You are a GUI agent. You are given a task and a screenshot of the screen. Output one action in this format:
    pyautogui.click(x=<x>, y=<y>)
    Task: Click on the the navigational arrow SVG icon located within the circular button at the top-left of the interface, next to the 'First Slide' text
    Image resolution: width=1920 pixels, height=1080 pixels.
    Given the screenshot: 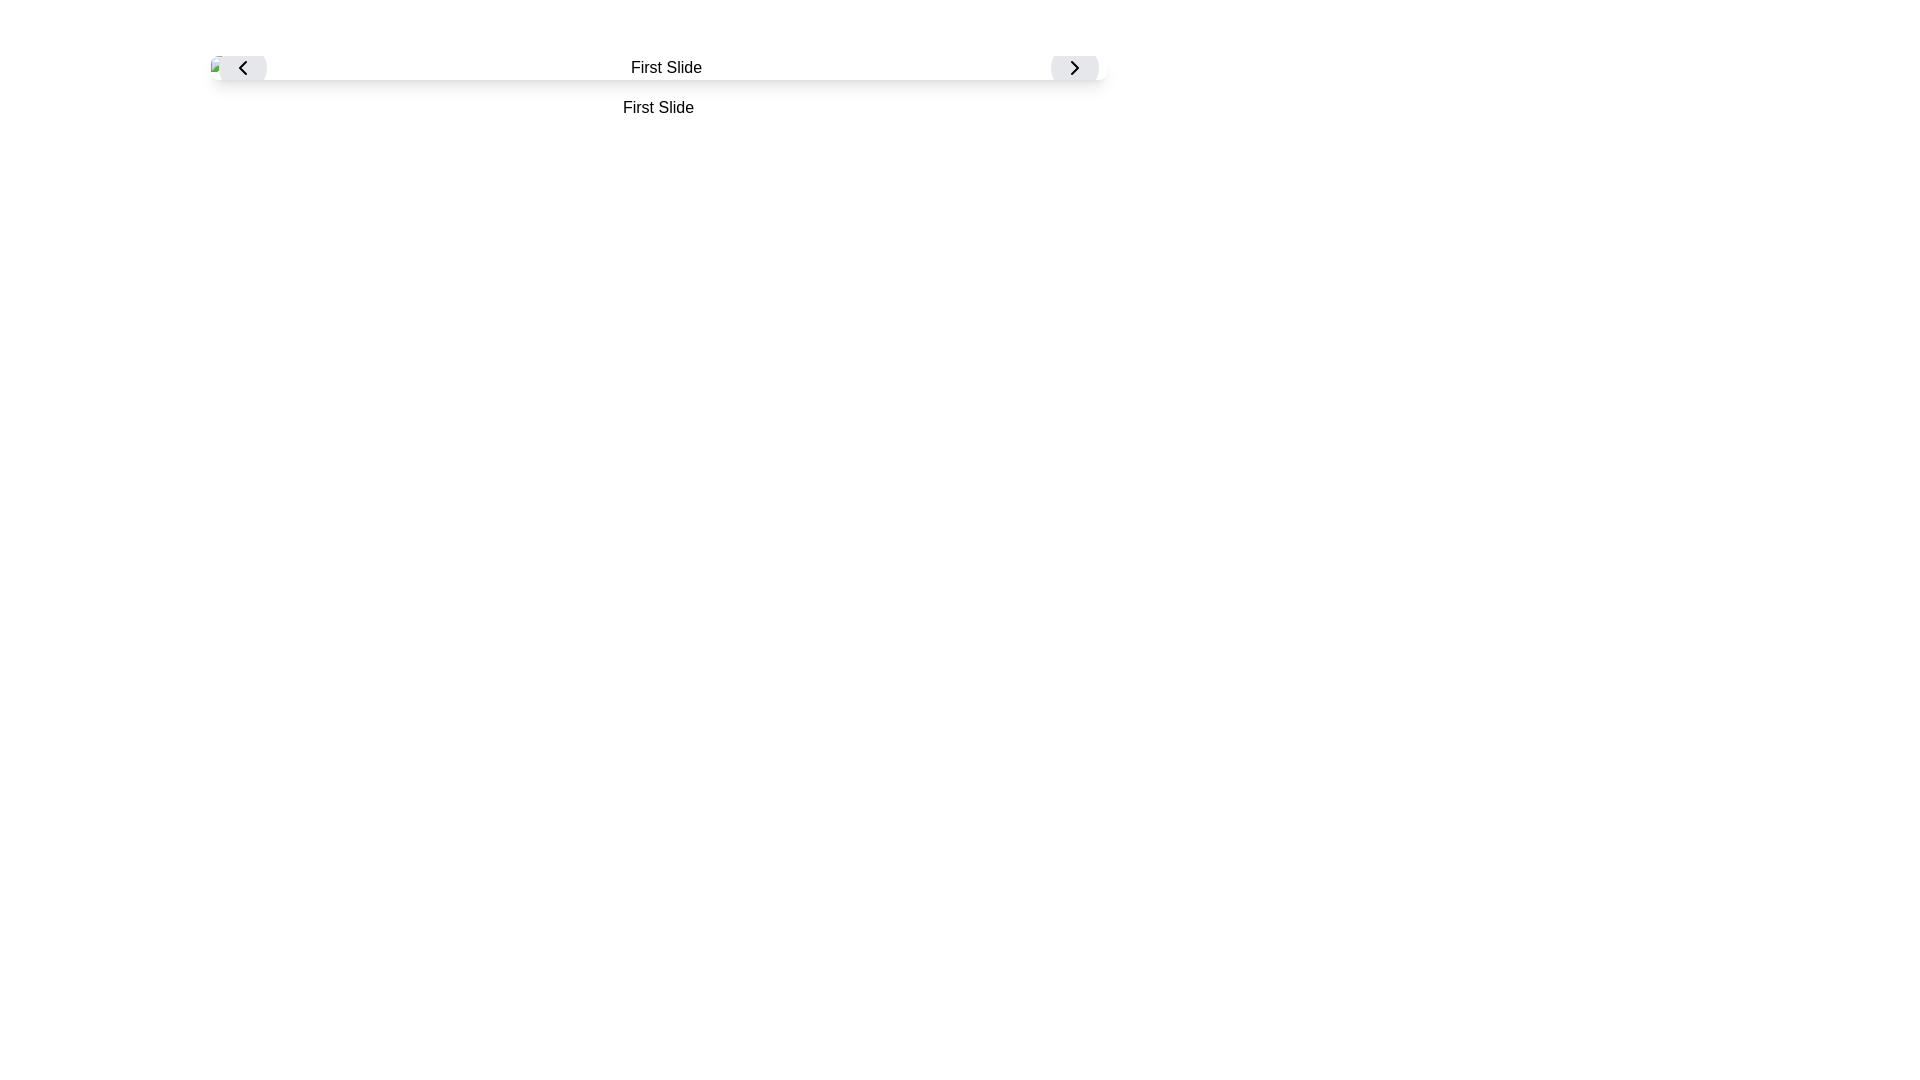 What is the action you would take?
    pyautogui.click(x=241, y=67)
    